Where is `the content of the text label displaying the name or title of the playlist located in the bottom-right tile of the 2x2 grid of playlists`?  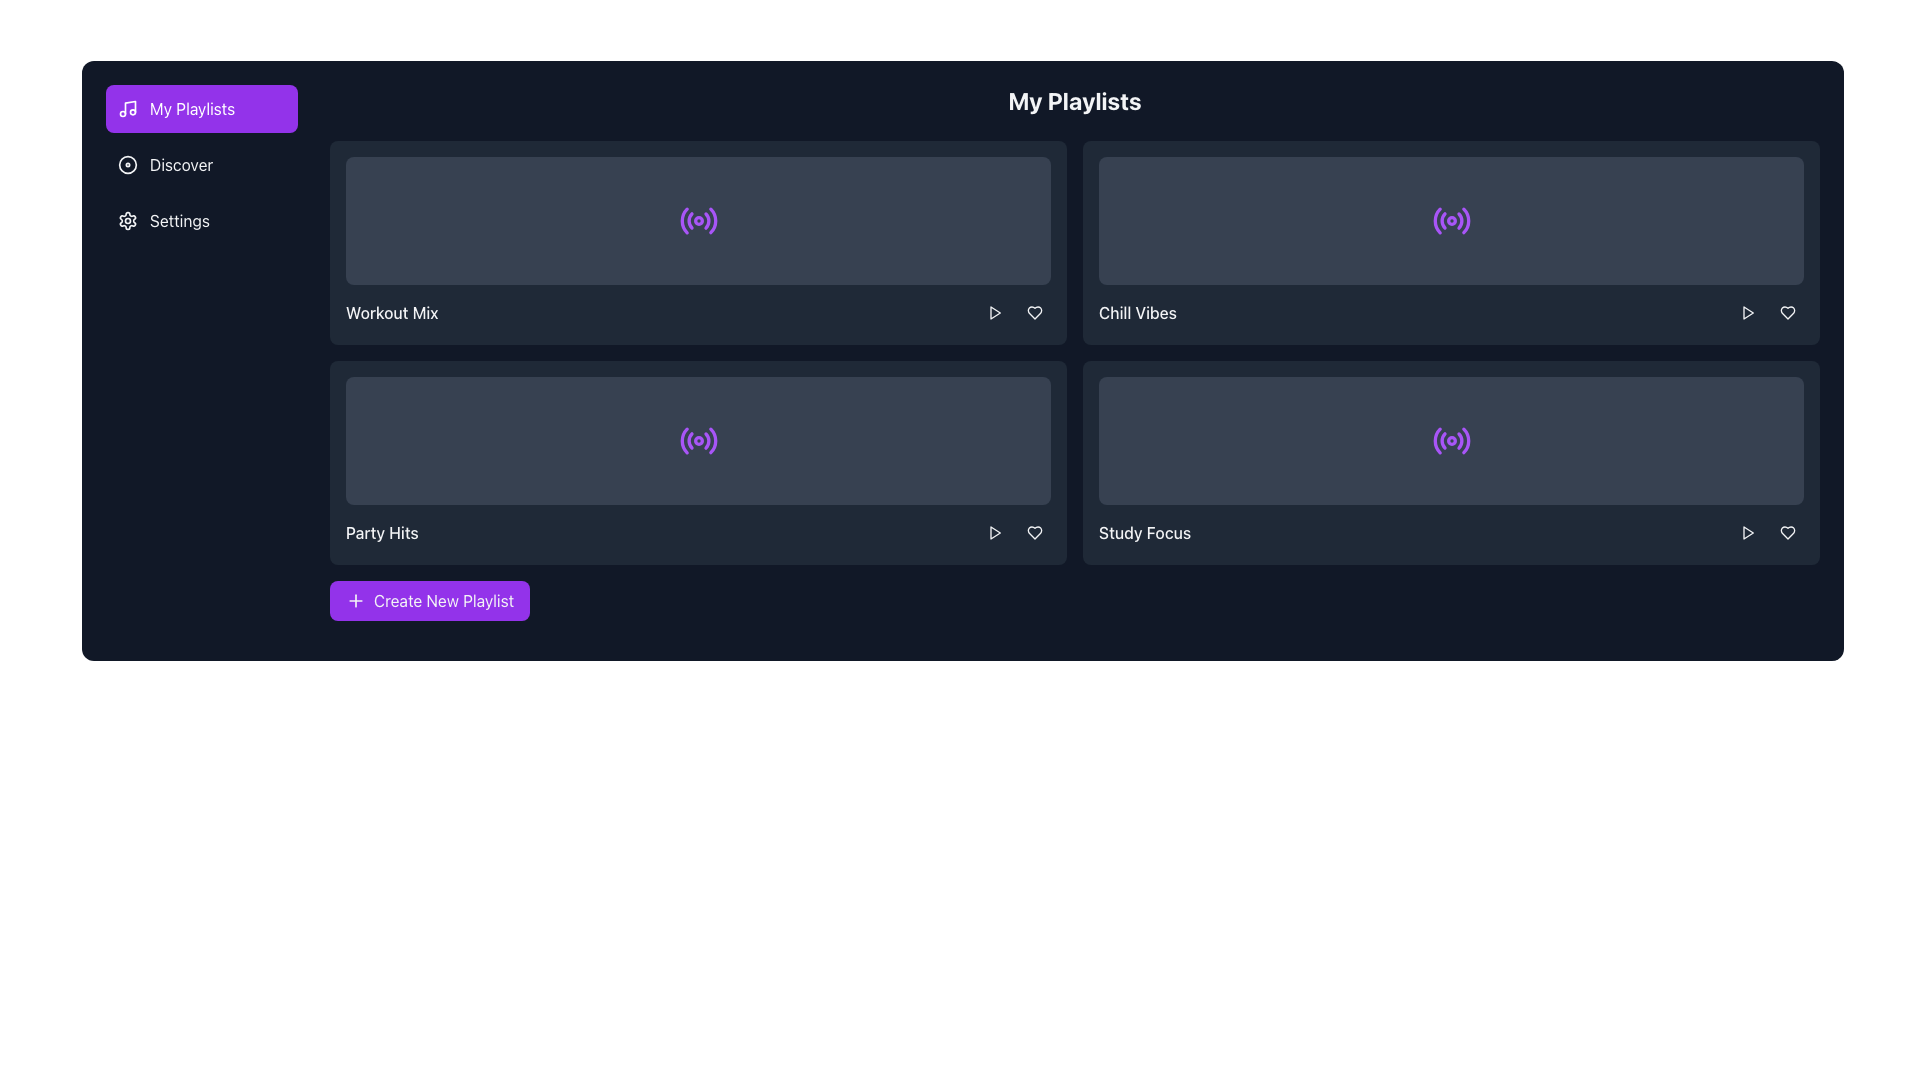 the content of the text label displaying the name or title of the playlist located in the bottom-right tile of the 2x2 grid of playlists is located at coordinates (1145, 531).